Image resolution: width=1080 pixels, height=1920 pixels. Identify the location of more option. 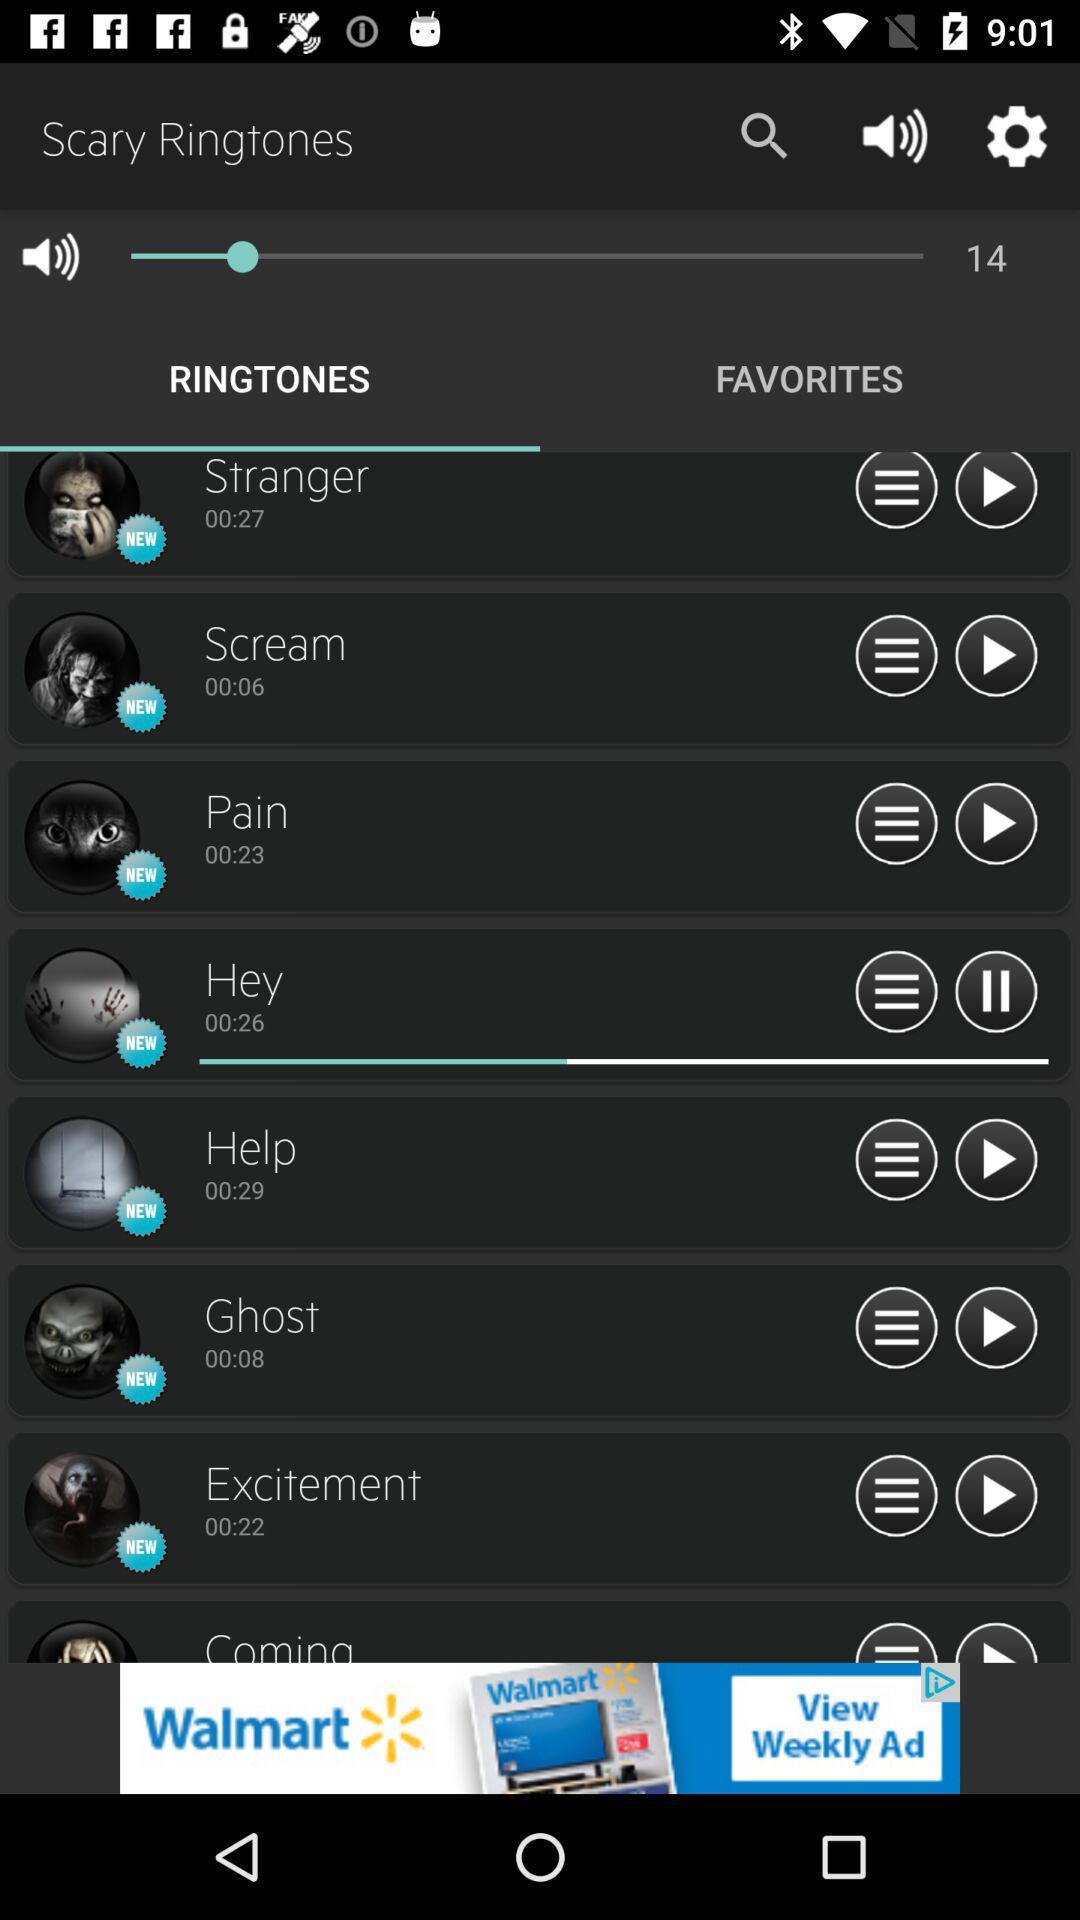
(895, 993).